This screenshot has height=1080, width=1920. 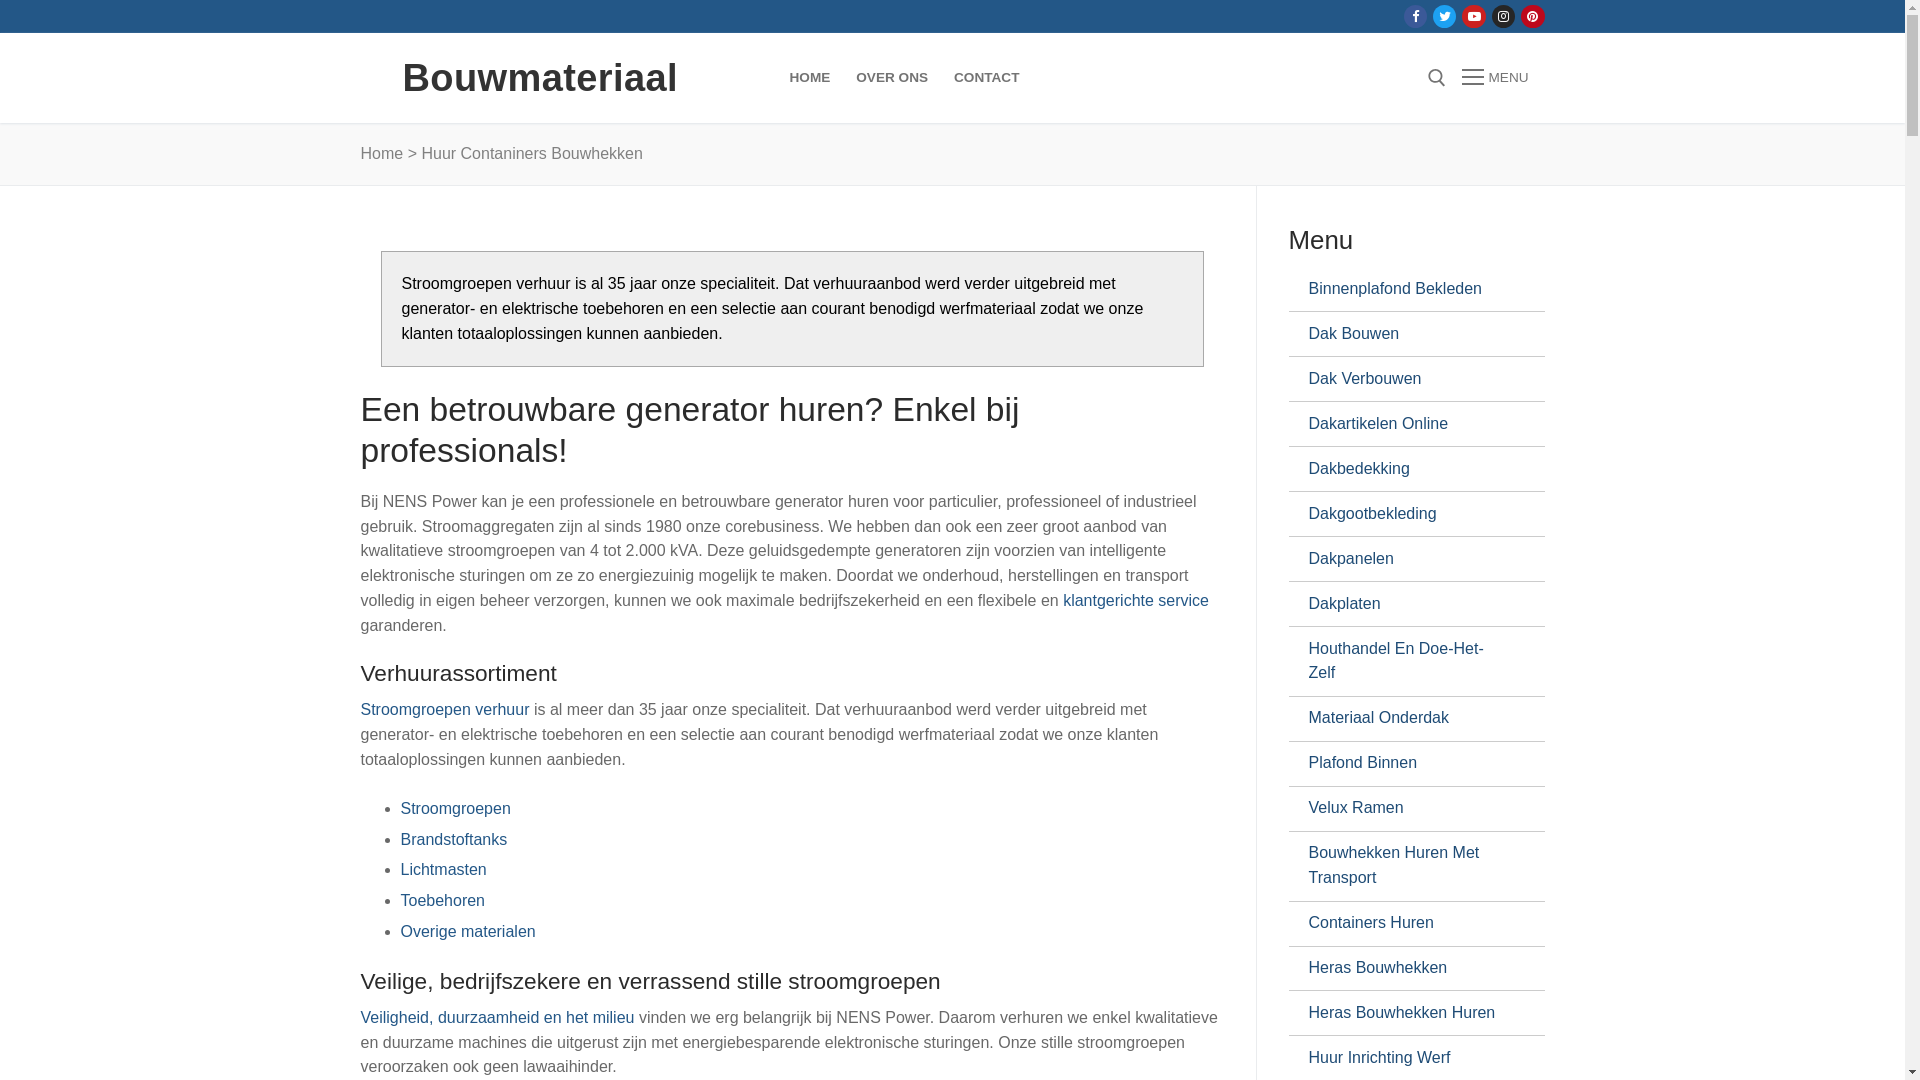 What do you see at coordinates (1406, 333) in the screenshot?
I see `'Dak Bouwen'` at bounding box center [1406, 333].